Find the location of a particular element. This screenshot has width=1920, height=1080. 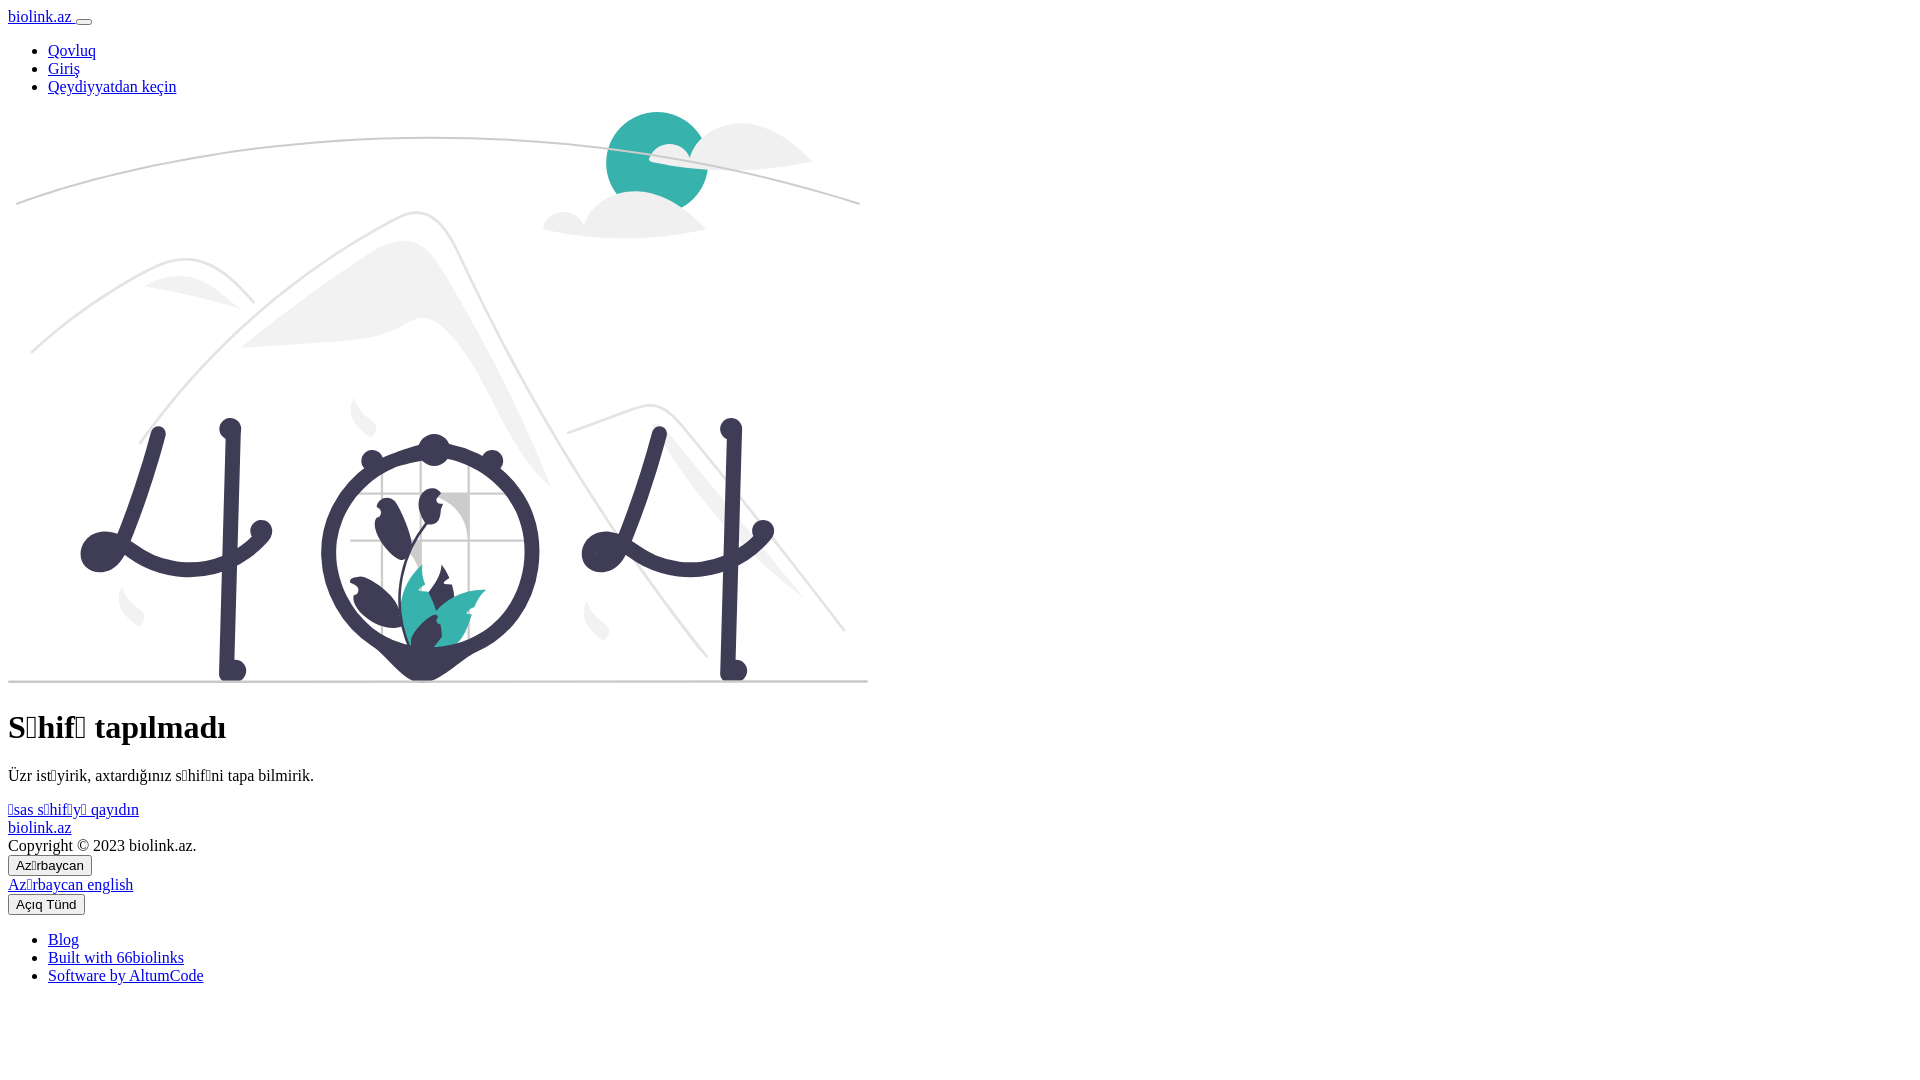

'Blog' is located at coordinates (63, 939).